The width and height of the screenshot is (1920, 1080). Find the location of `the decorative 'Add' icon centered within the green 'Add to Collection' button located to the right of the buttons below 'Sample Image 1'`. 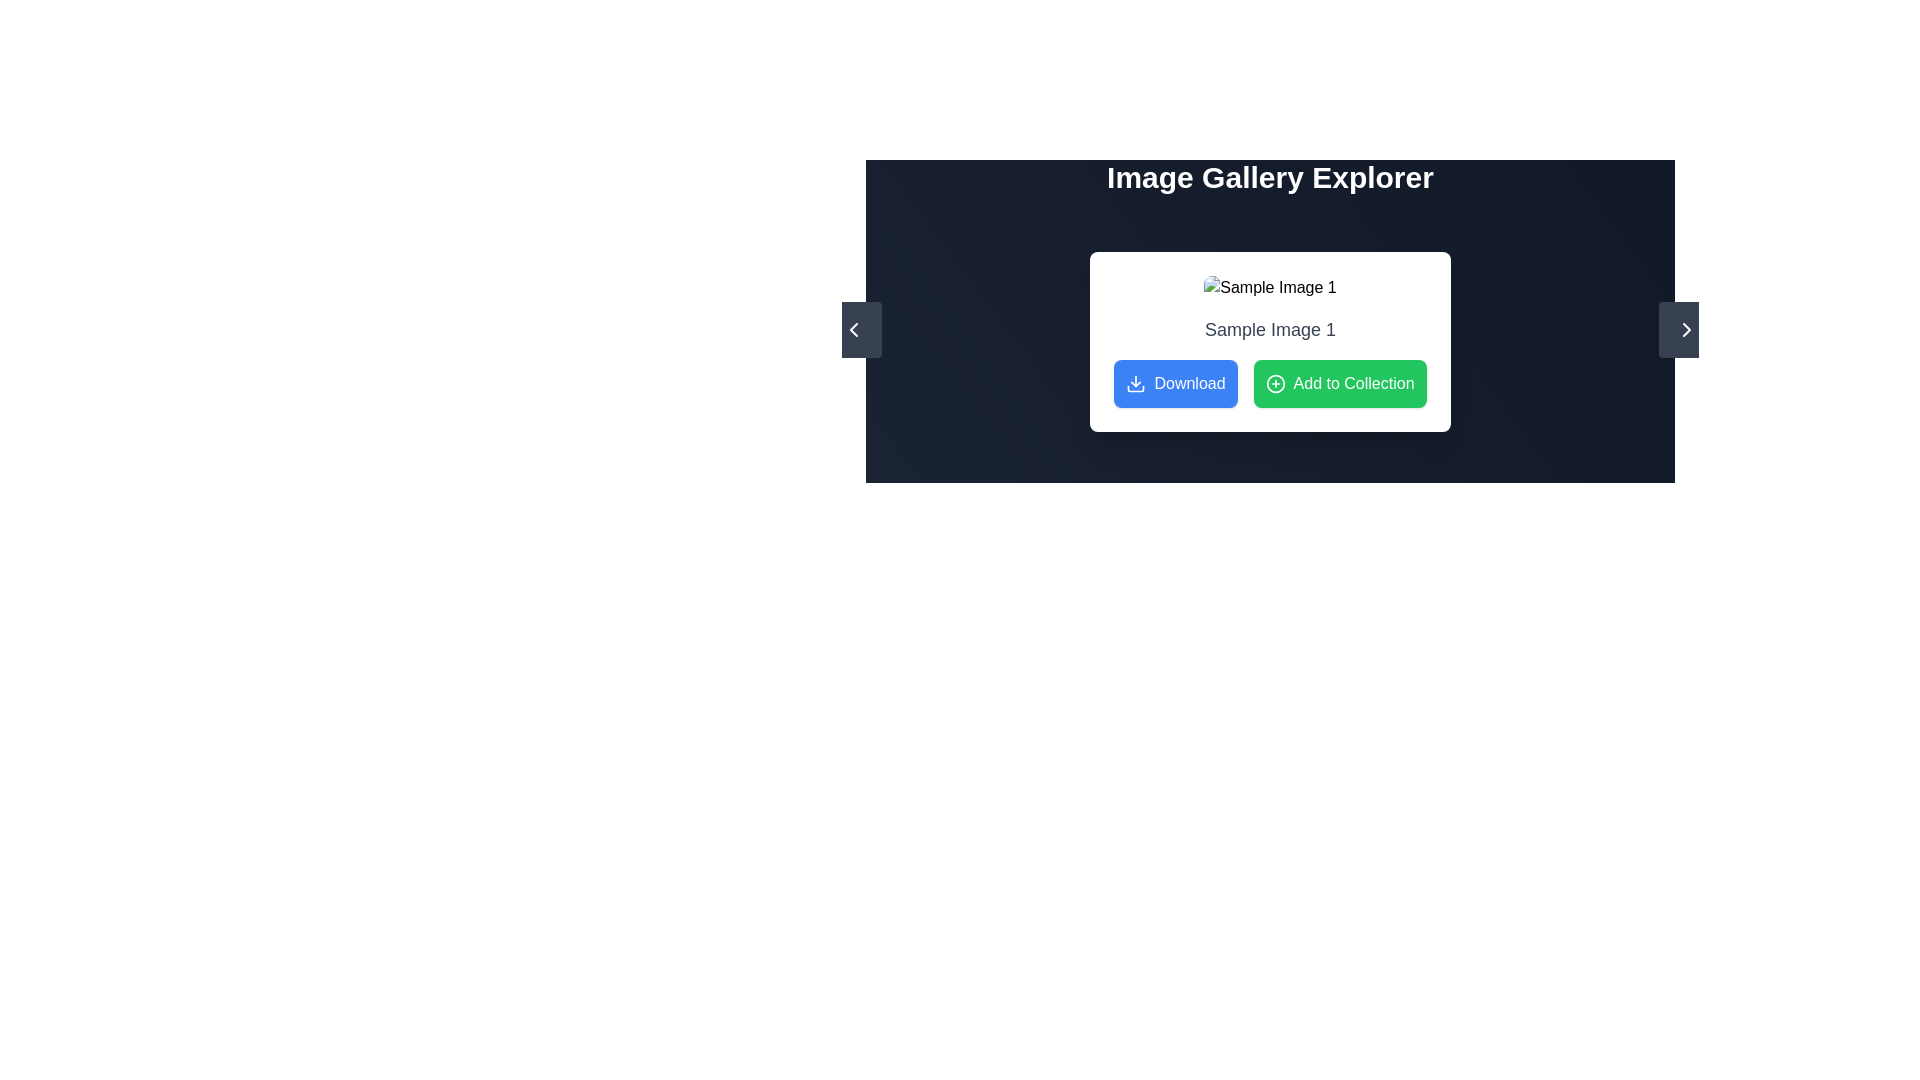

the decorative 'Add' icon centered within the green 'Add to Collection' button located to the right of the buttons below 'Sample Image 1' is located at coordinates (1274, 384).